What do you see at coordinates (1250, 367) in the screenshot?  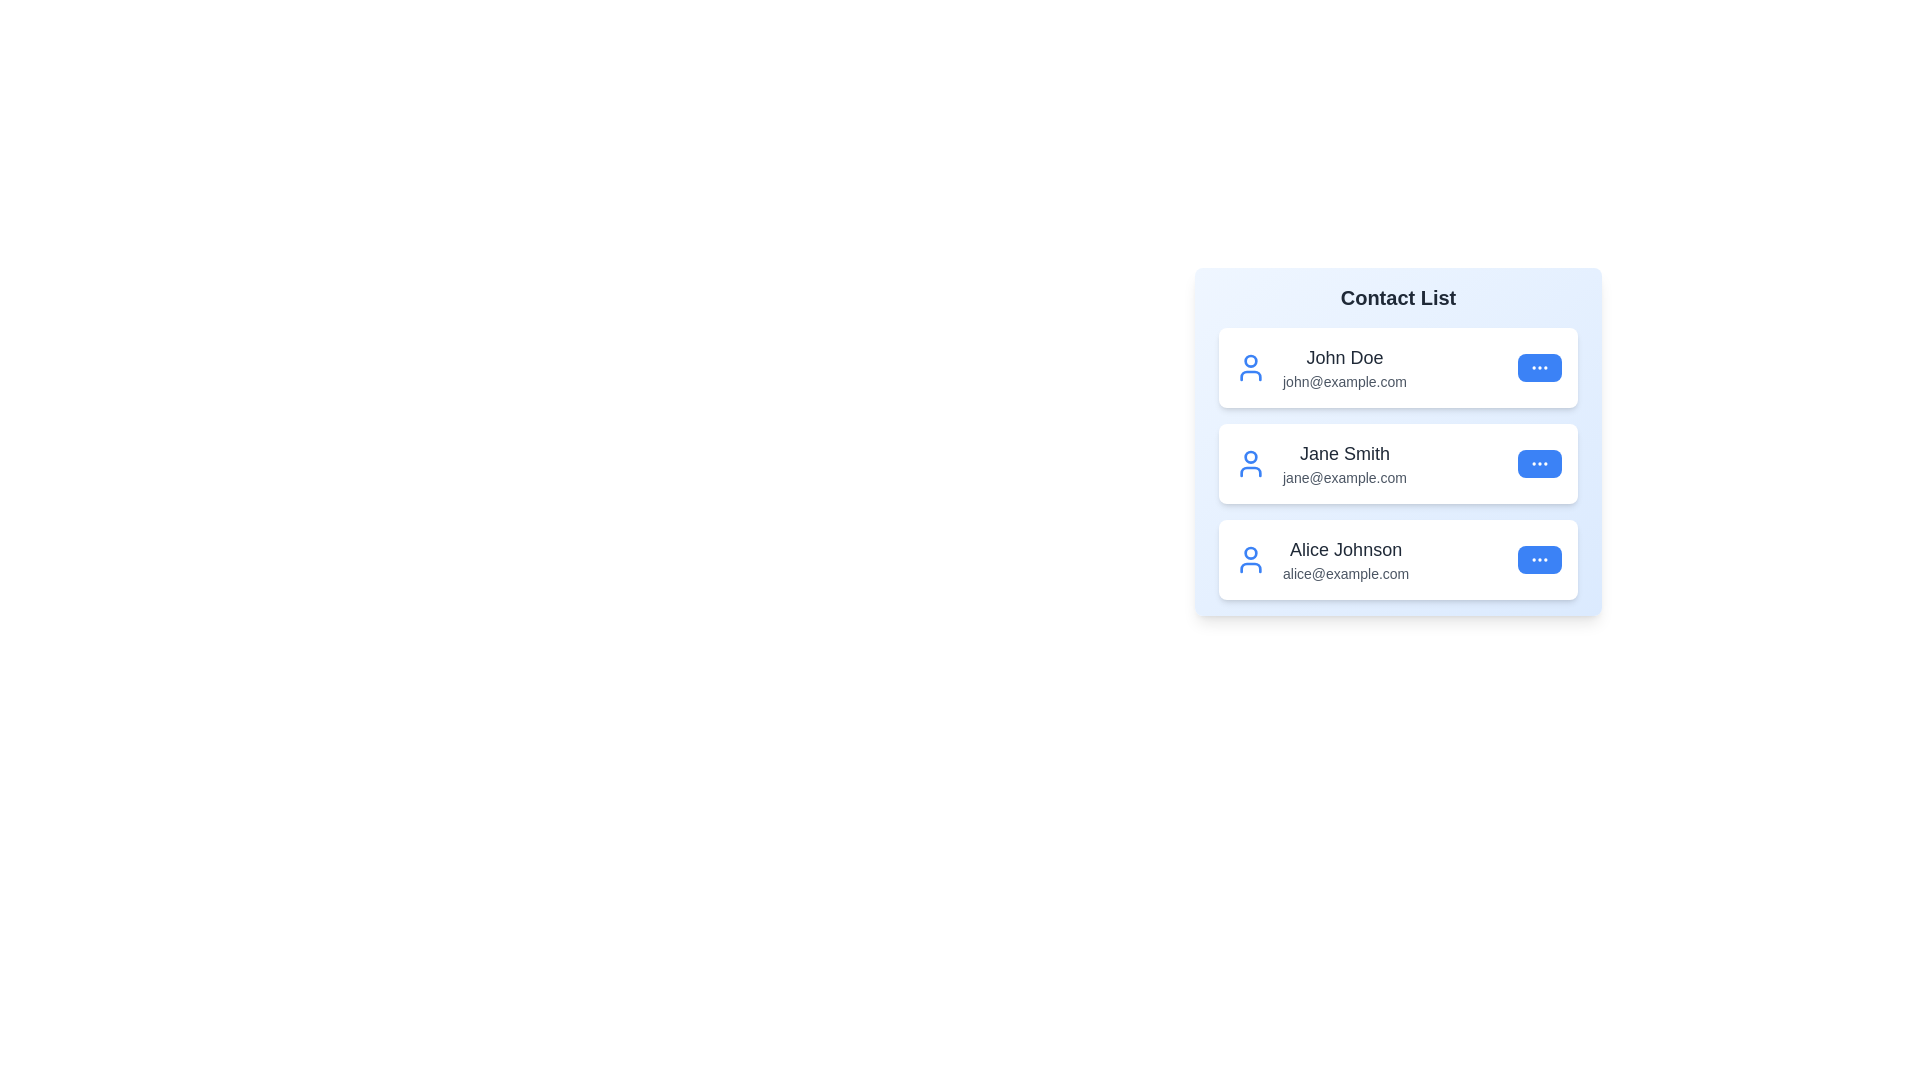 I see `the user icon for John Doe` at bounding box center [1250, 367].